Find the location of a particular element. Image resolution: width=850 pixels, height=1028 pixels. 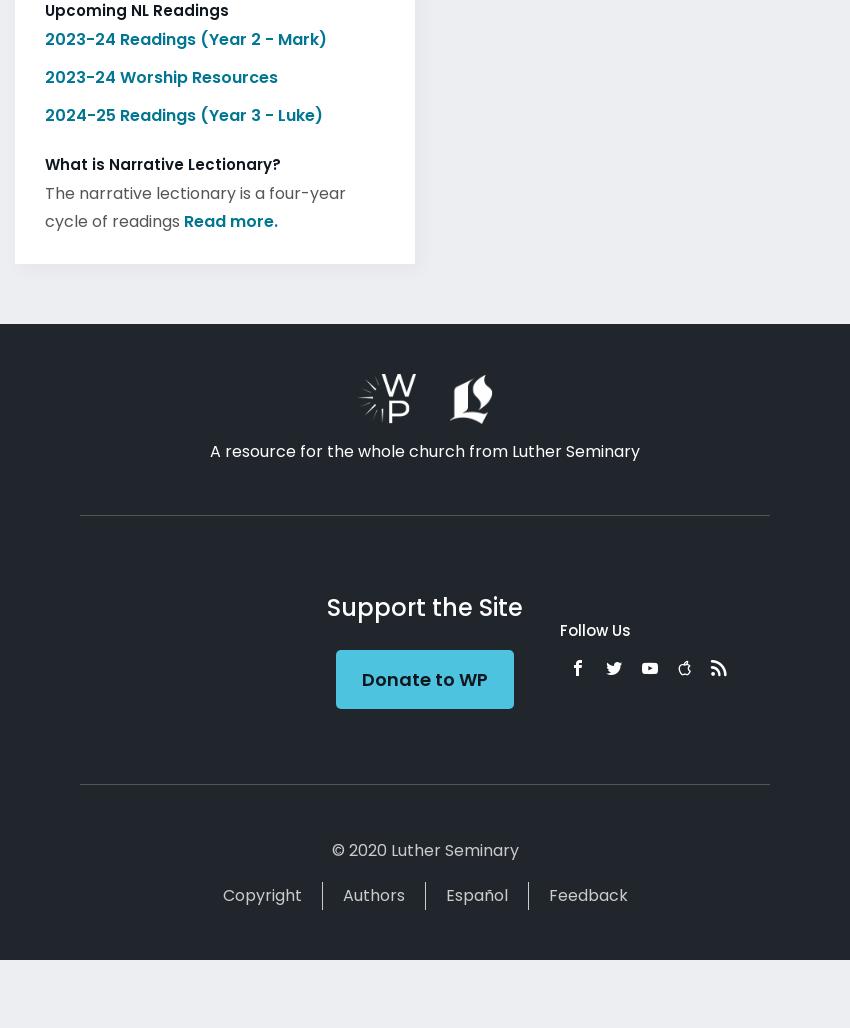

'A resource for the whole church from Luther Seminary' is located at coordinates (209, 445).